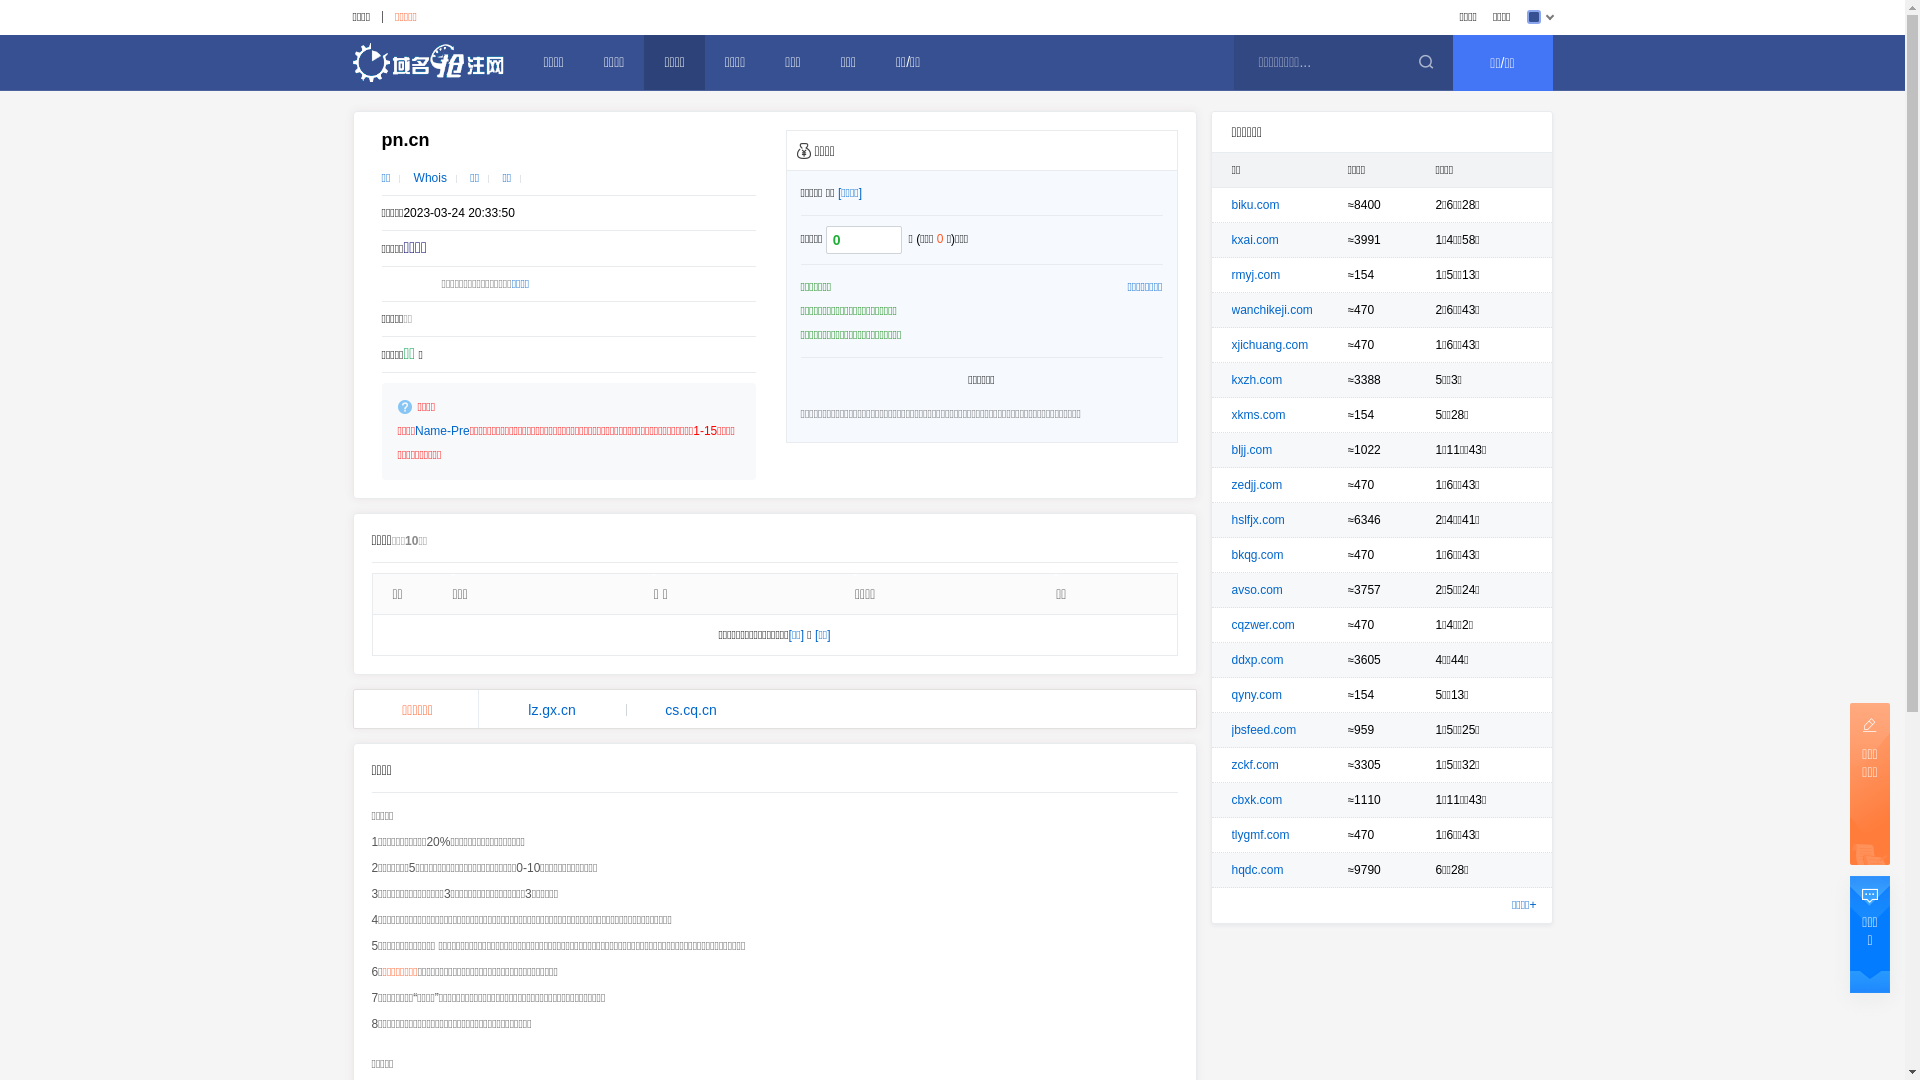 Image resolution: width=1920 pixels, height=1080 pixels. Describe the element at coordinates (1231, 798) in the screenshot. I see `'cbxk.com'` at that location.